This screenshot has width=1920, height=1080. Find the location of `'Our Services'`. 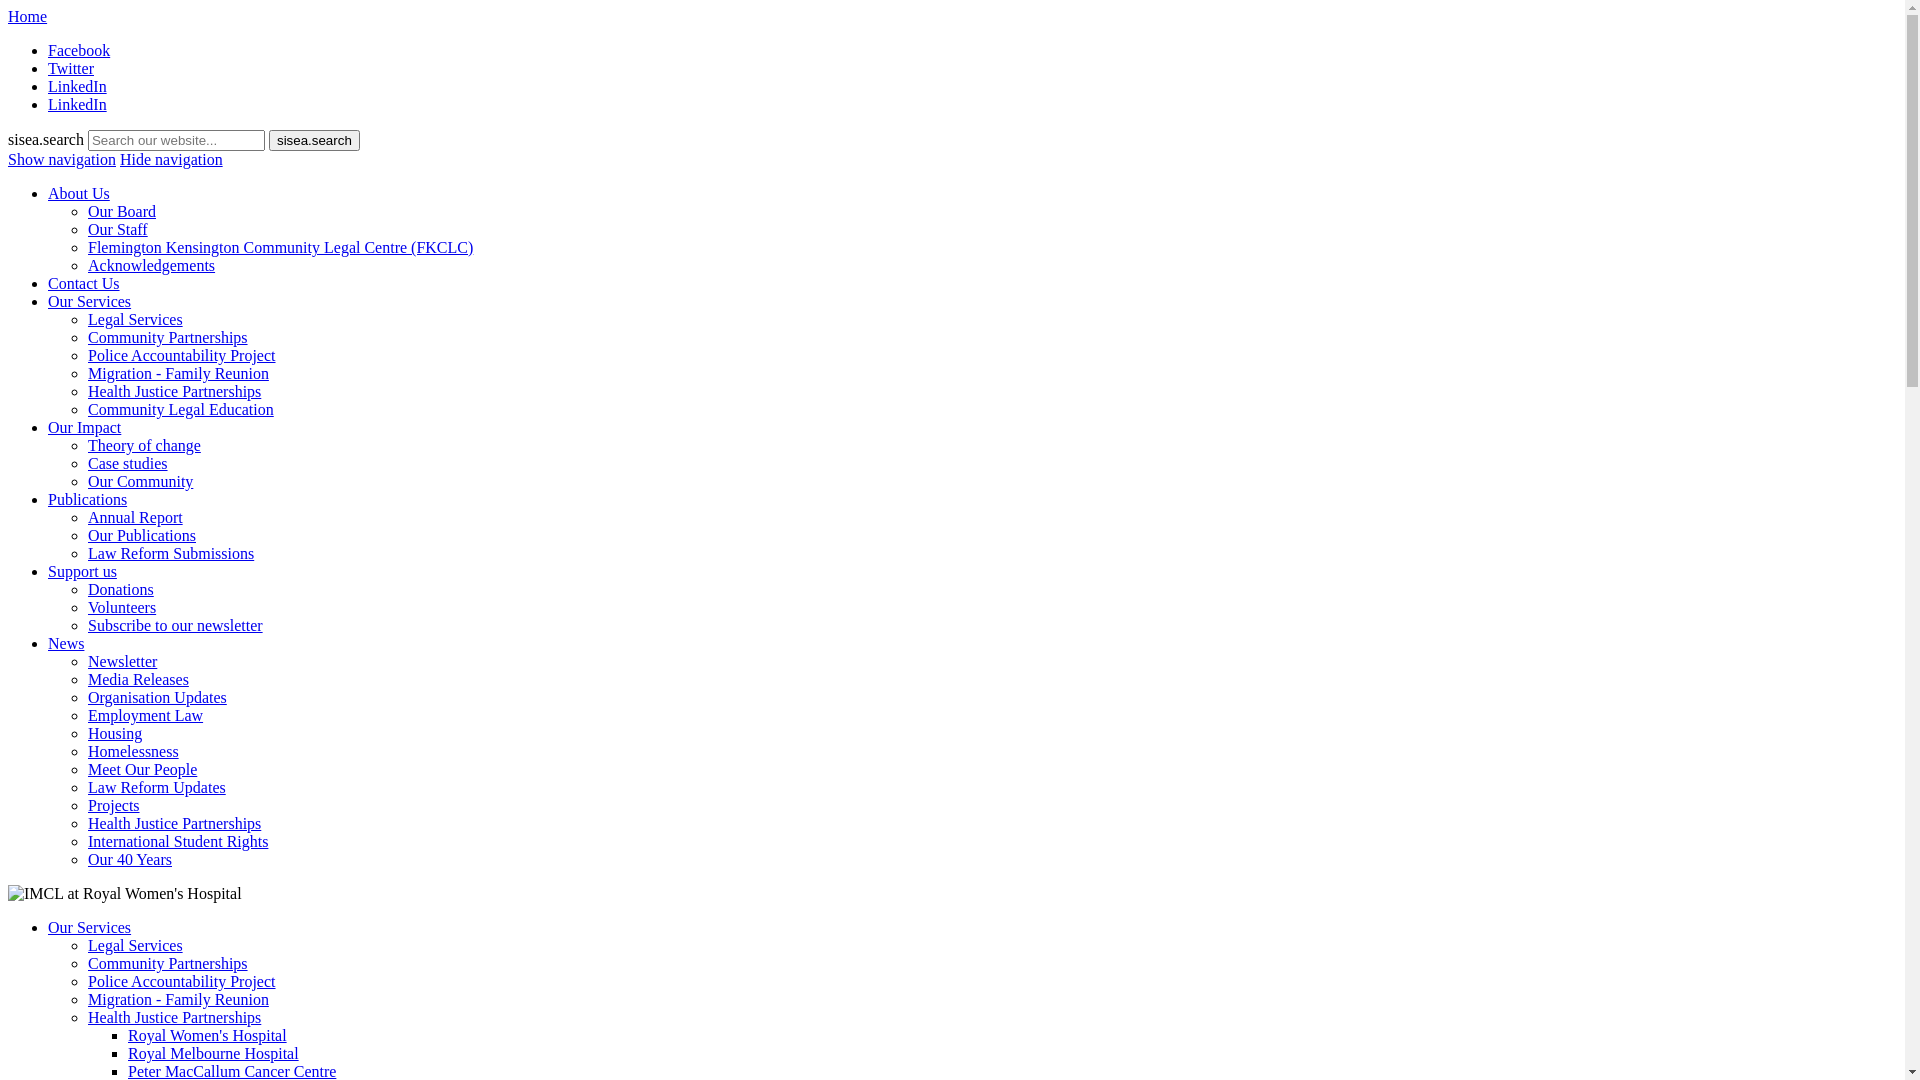

'Our Services' is located at coordinates (48, 927).